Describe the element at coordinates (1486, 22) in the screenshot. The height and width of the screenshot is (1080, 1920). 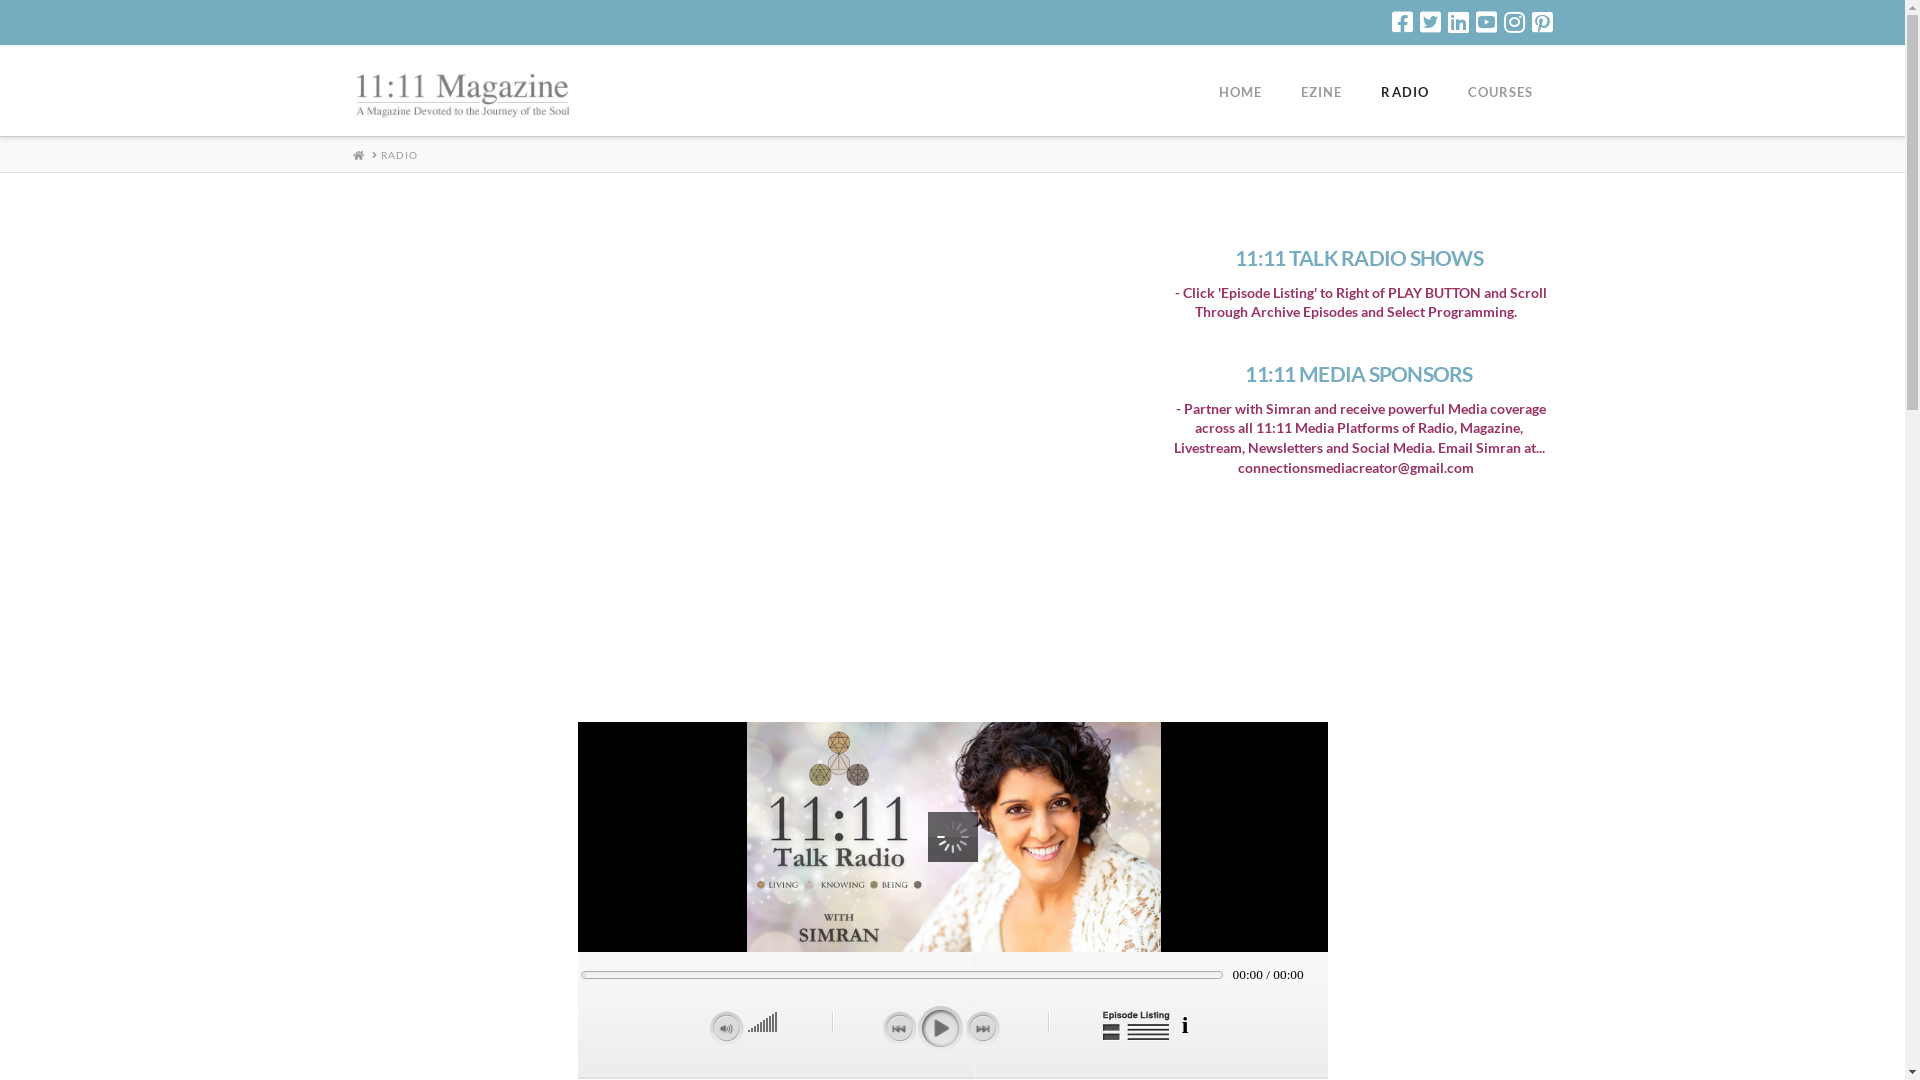
I see `'YouTube'` at that location.